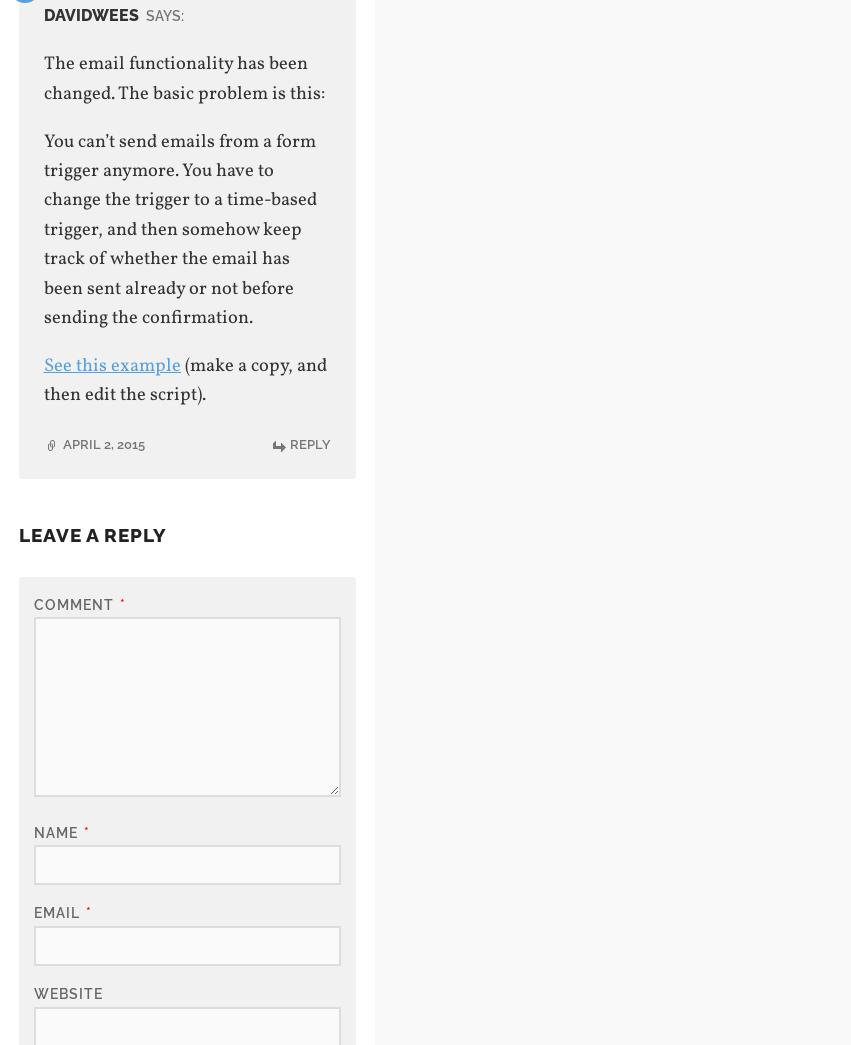 This screenshot has height=1045, width=851. I want to click on 'April 2, 2015', so click(101, 443).